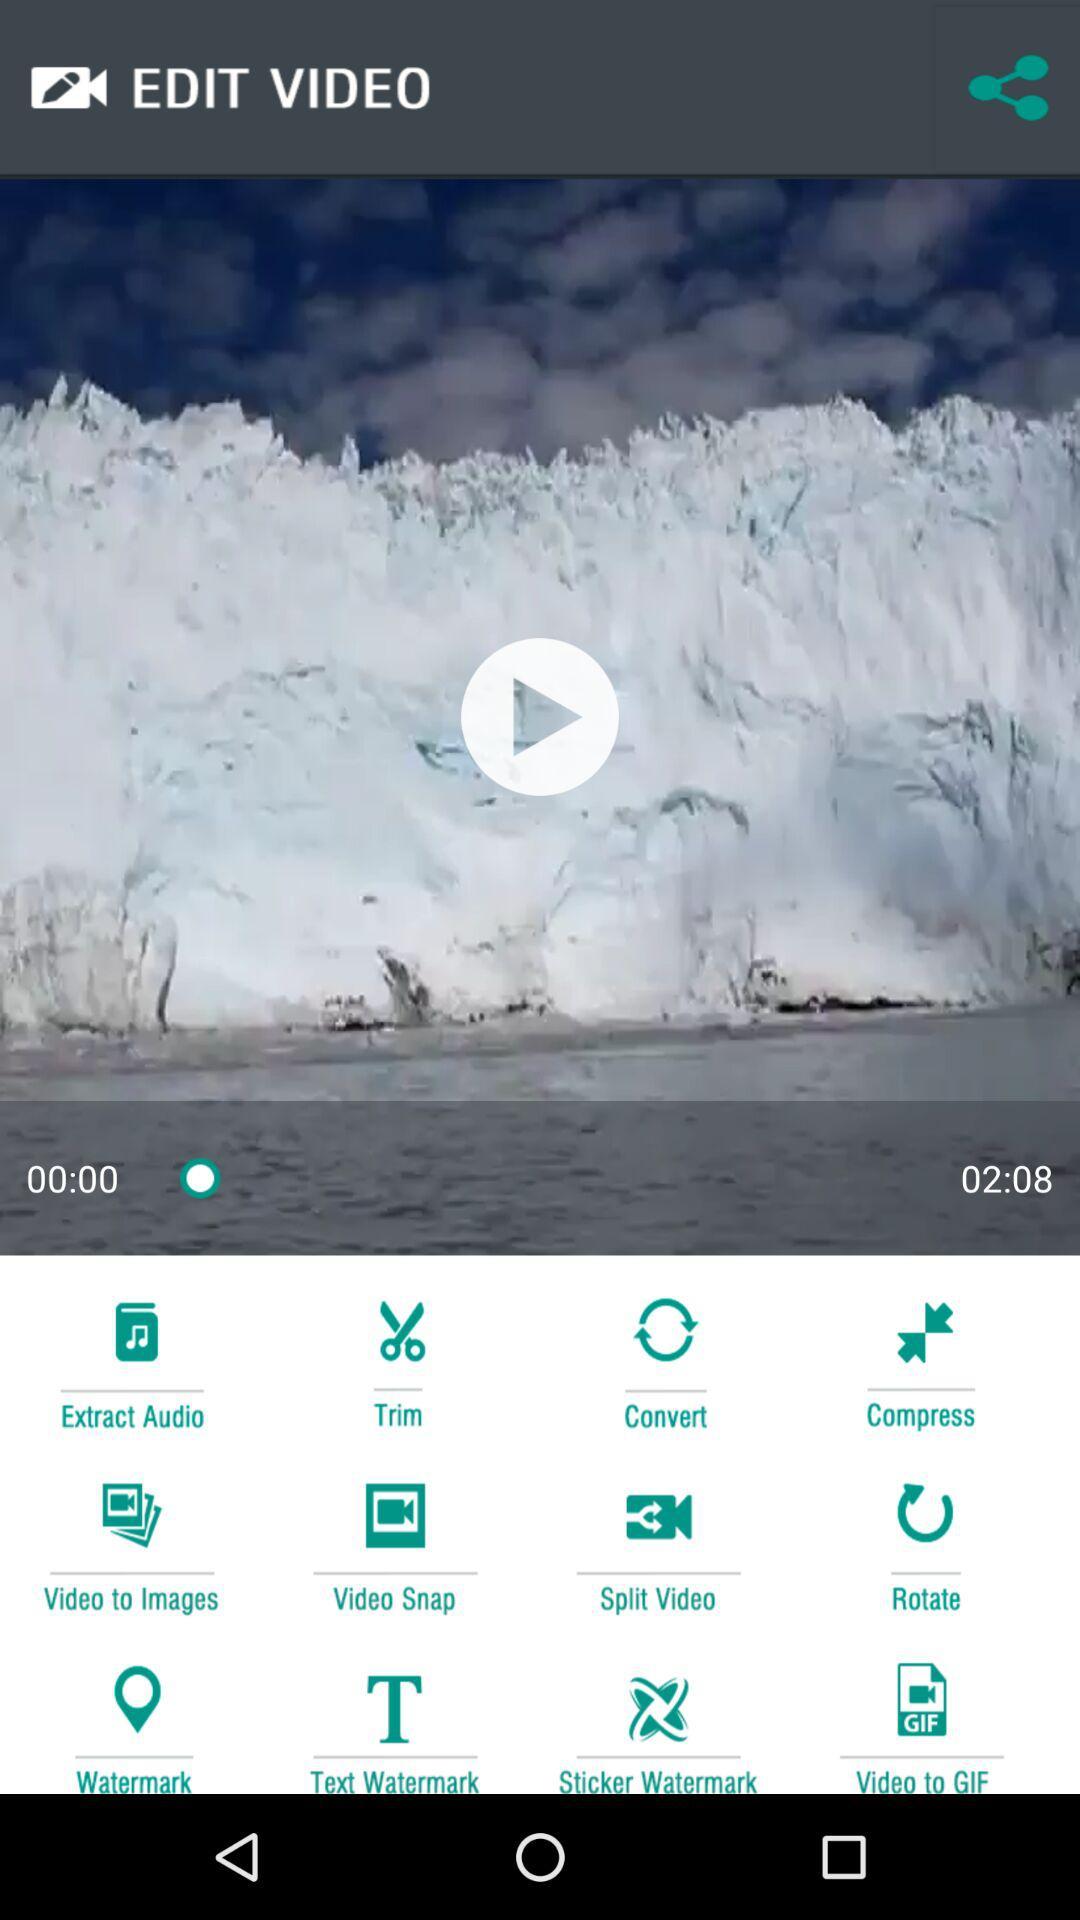 The height and width of the screenshot is (1920, 1080). What do you see at coordinates (394, 1544) in the screenshot?
I see `video play button` at bounding box center [394, 1544].